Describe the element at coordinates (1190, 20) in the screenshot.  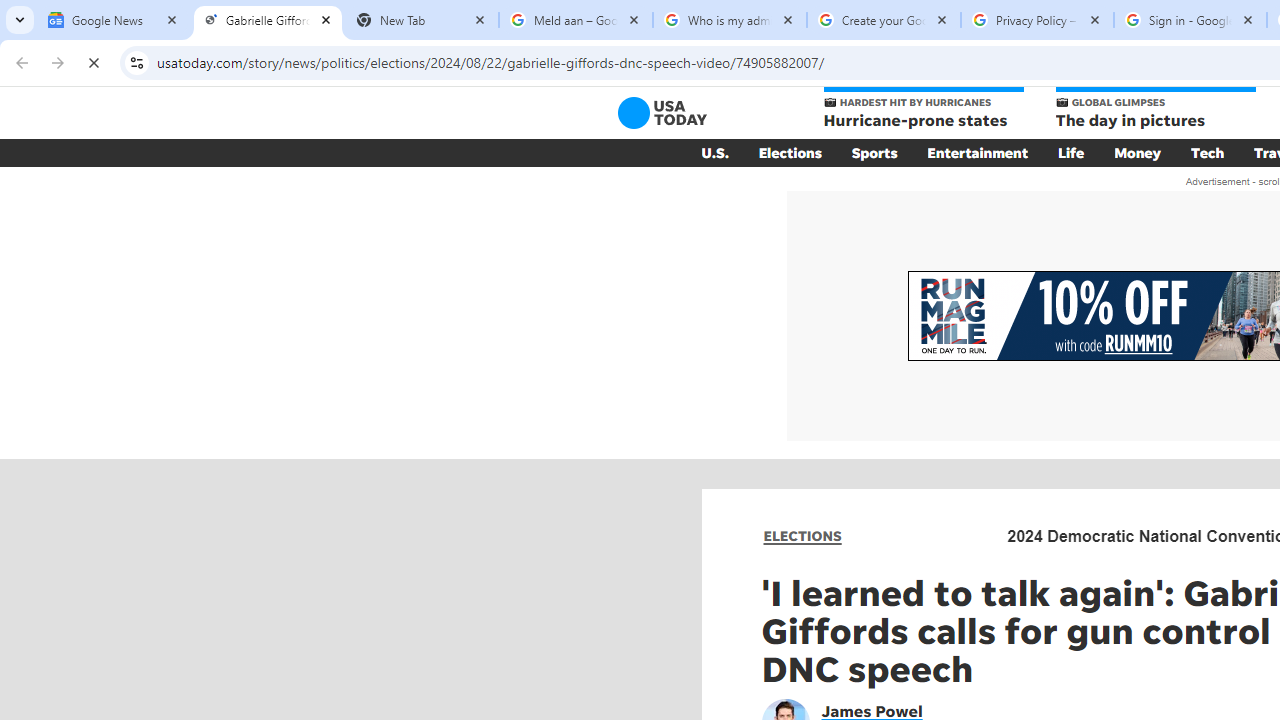
I see `'Sign in - Google Accounts'` at that location.